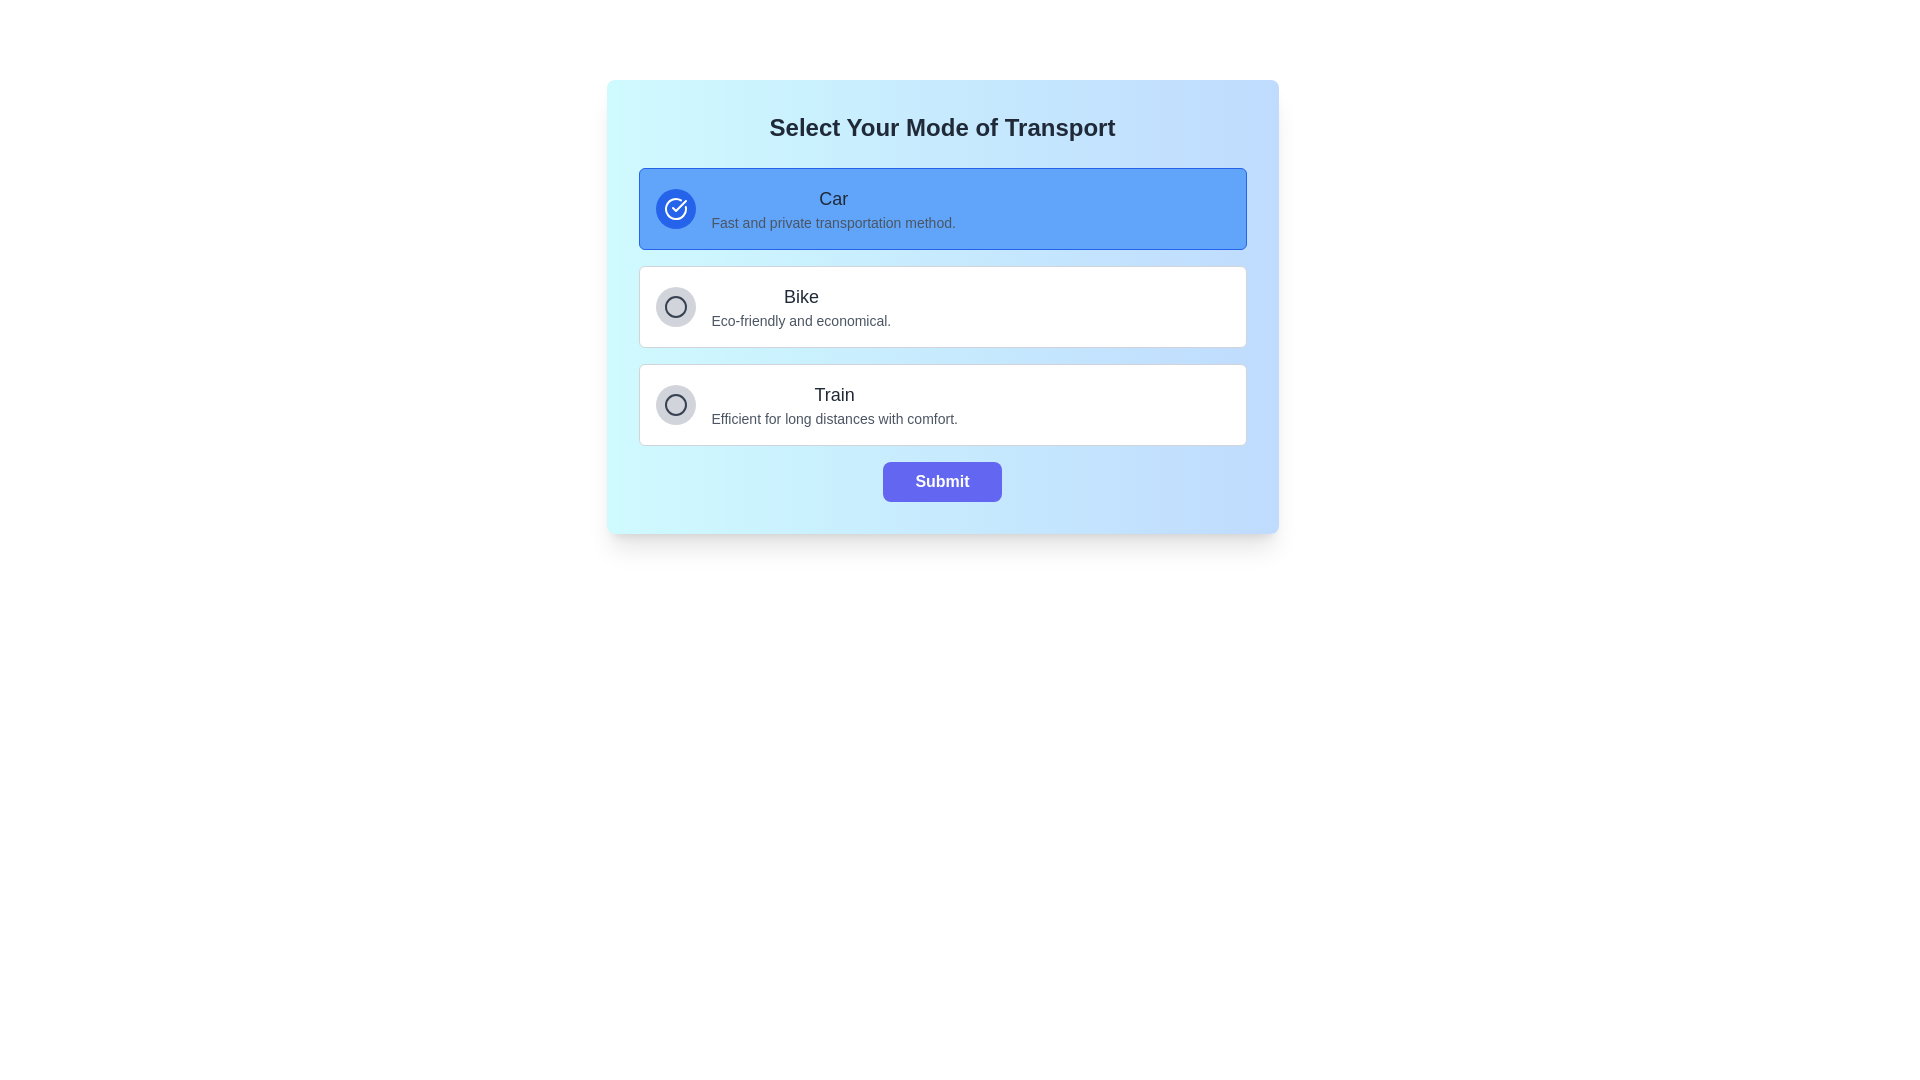 This screenshot has width=1920, height=1080. I want to click on the center of the unselected Radio Button Circle adjacent to the 'Bike' label, so click(675, 307).